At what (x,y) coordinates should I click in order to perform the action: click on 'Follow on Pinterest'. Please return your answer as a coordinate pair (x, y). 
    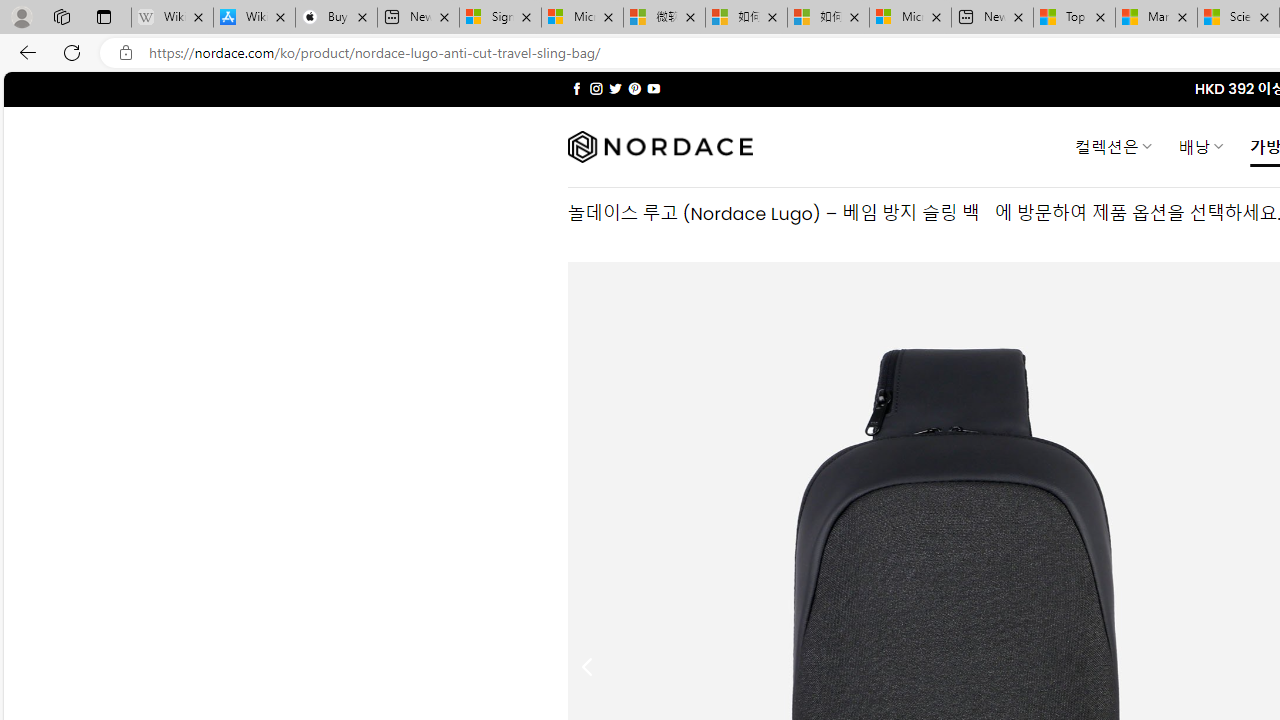
    Looking at the image, I should click on (633, 88).